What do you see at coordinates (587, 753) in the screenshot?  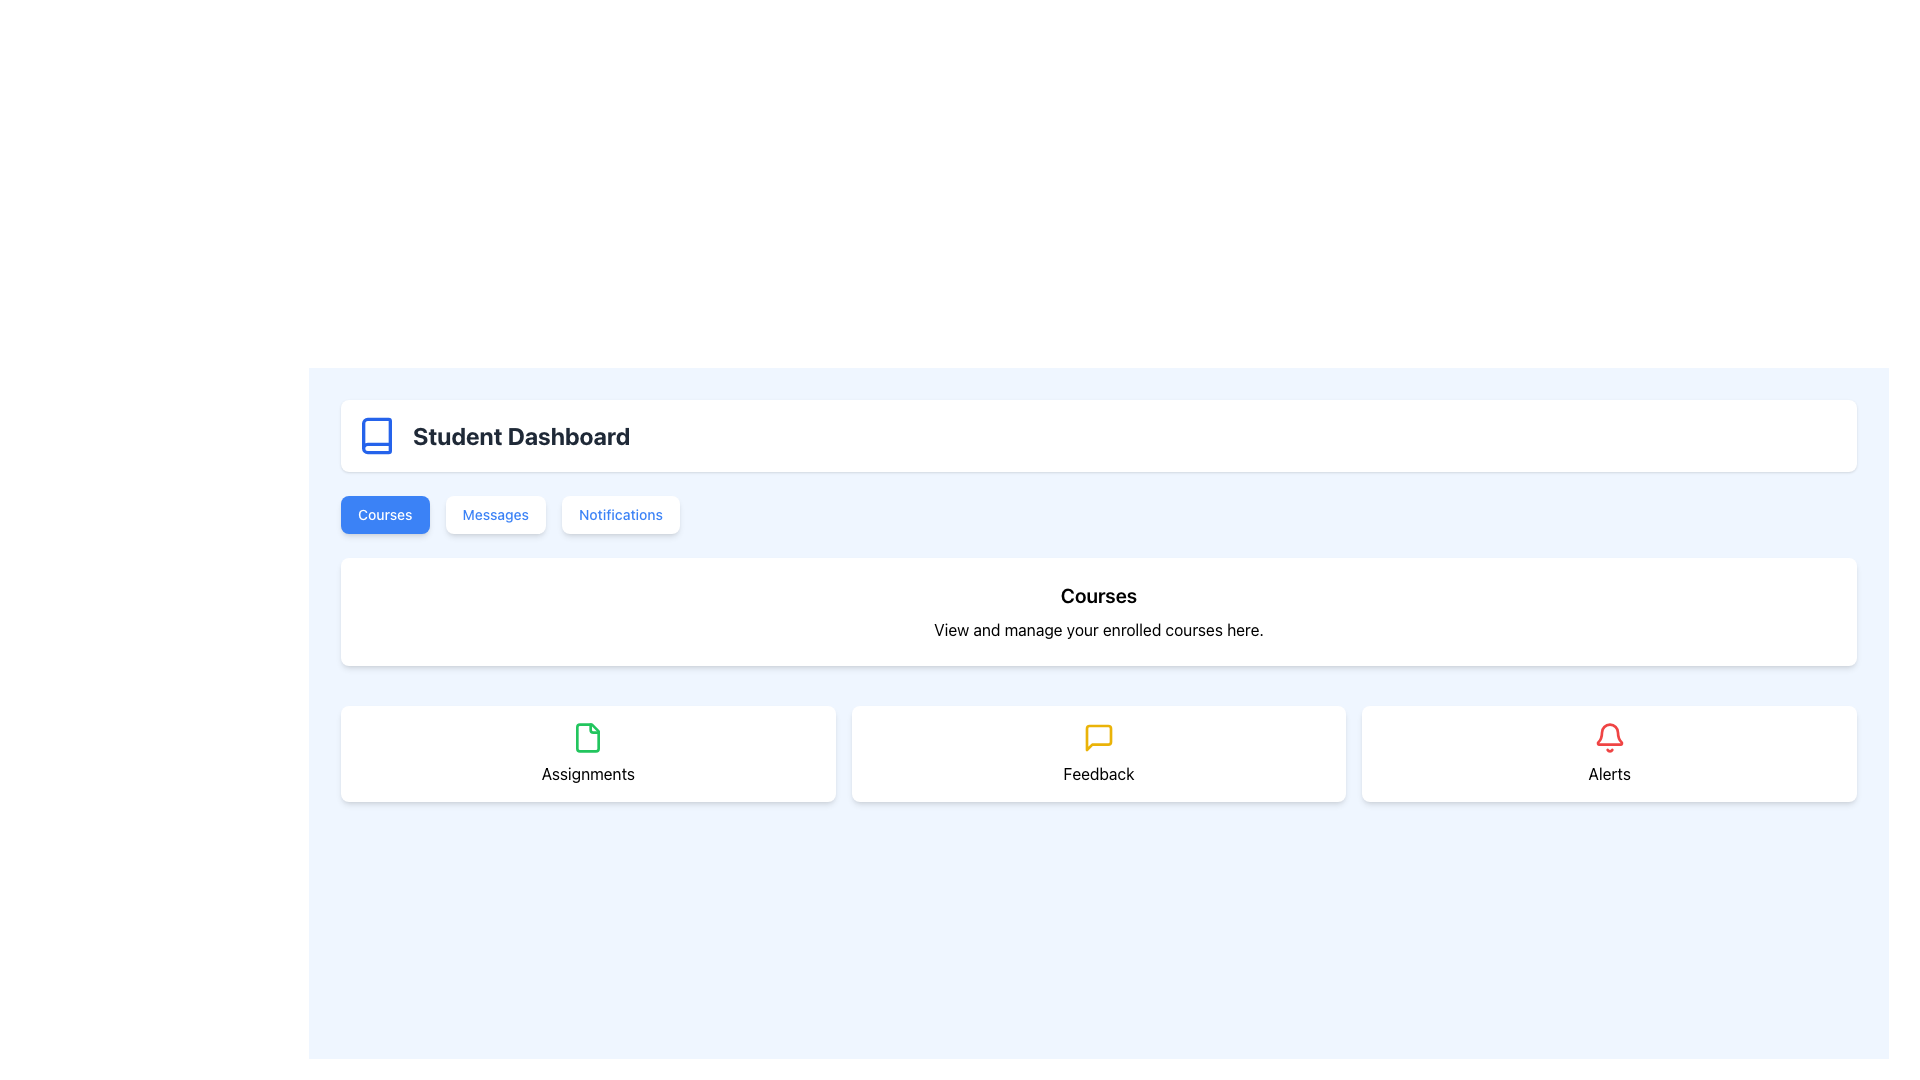 I see `the white card labeled 'Assignments' that contains a green document icon, located at the leftmost position in the three-column grid layout` at bounding box center [587, 753].